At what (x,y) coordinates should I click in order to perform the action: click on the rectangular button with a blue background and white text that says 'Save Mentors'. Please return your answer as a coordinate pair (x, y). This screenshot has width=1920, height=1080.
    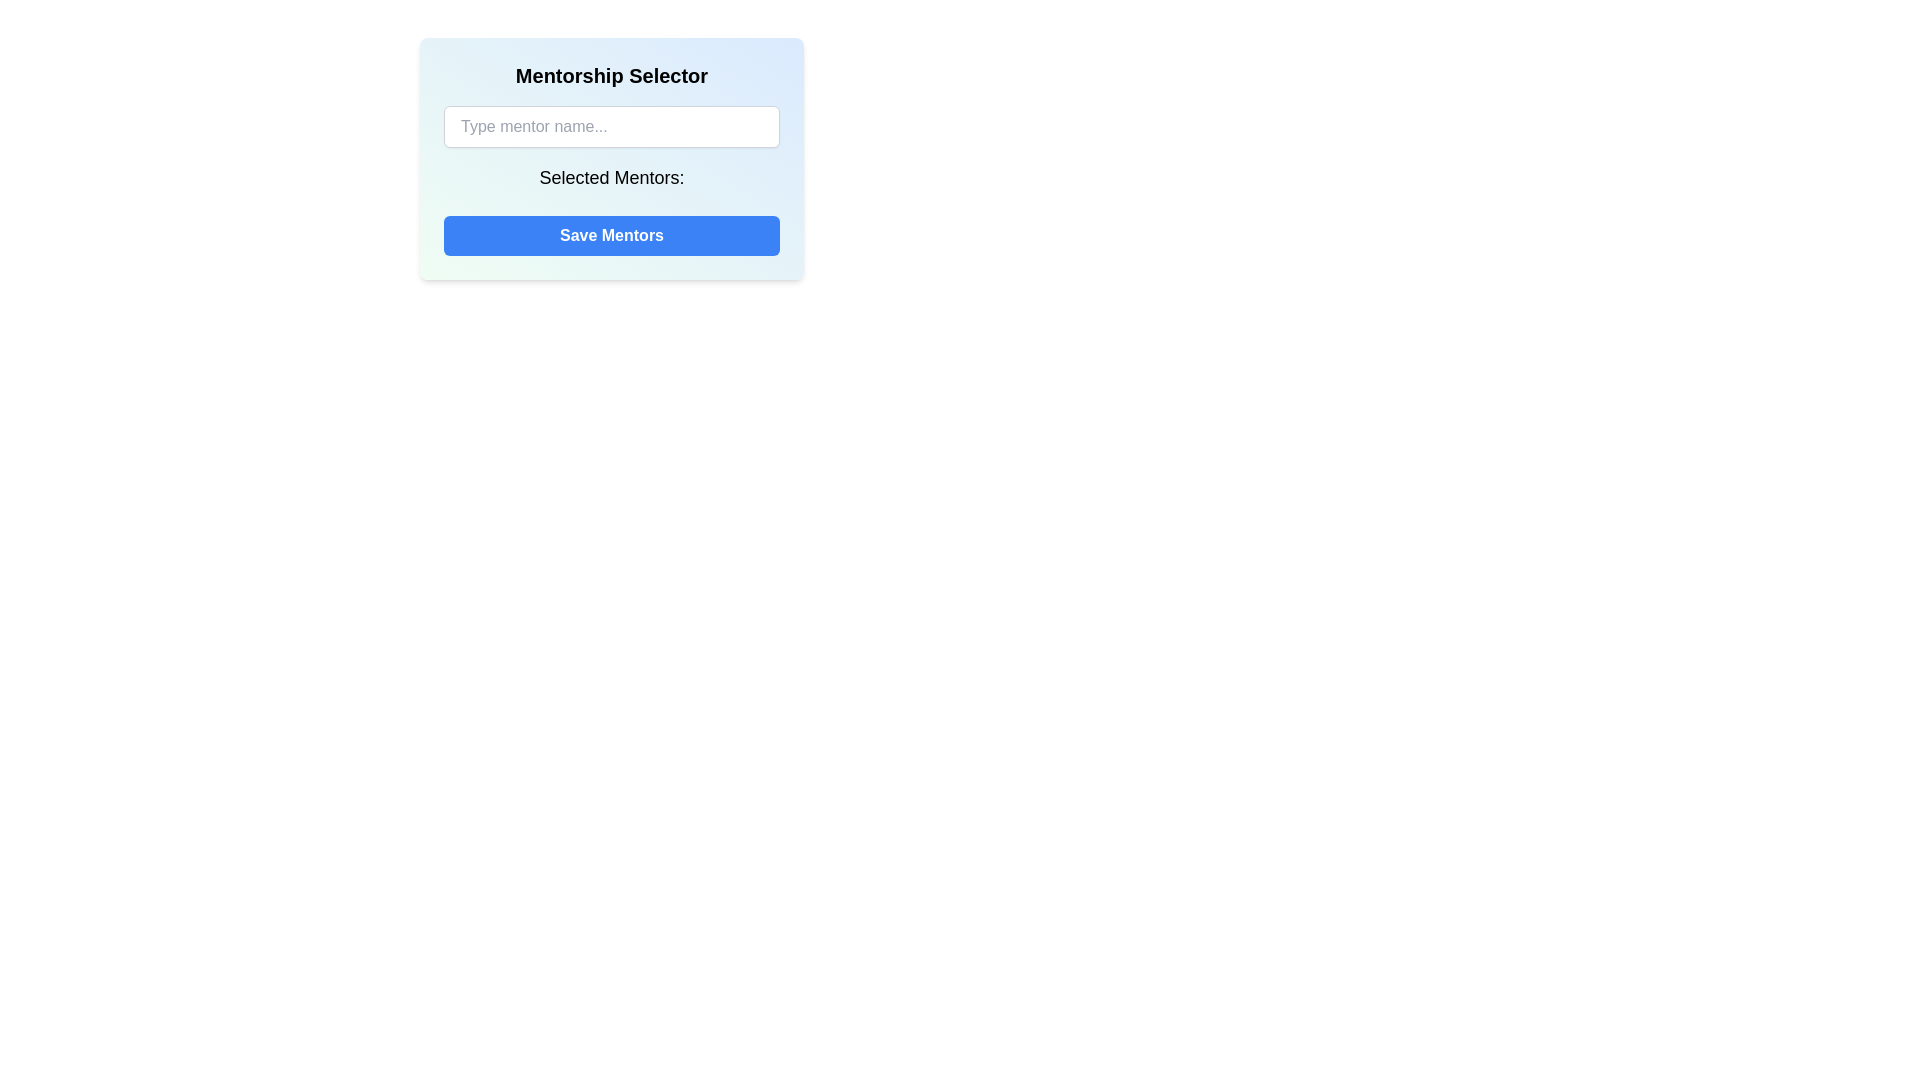
    Looking at the image, I should click on (610, 234).